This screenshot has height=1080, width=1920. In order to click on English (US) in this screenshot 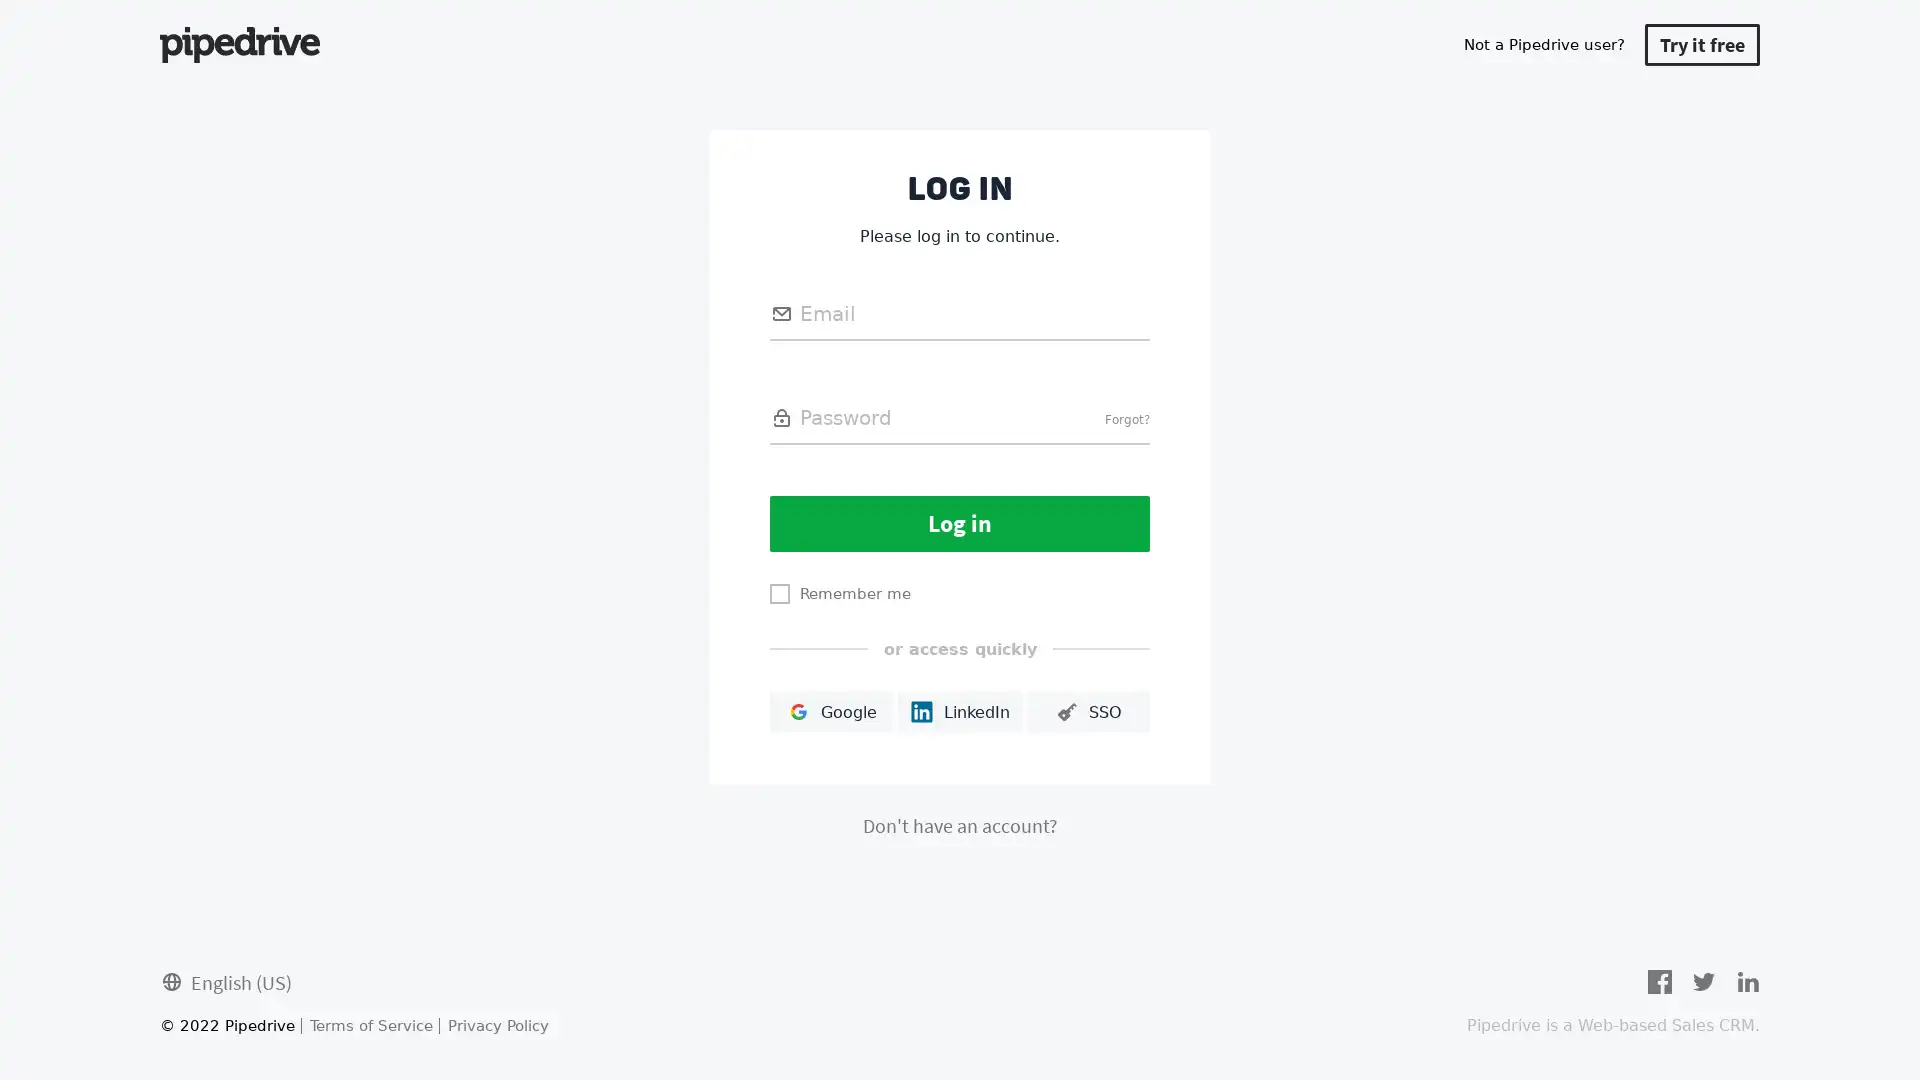, I will do `click(225, 981)`.